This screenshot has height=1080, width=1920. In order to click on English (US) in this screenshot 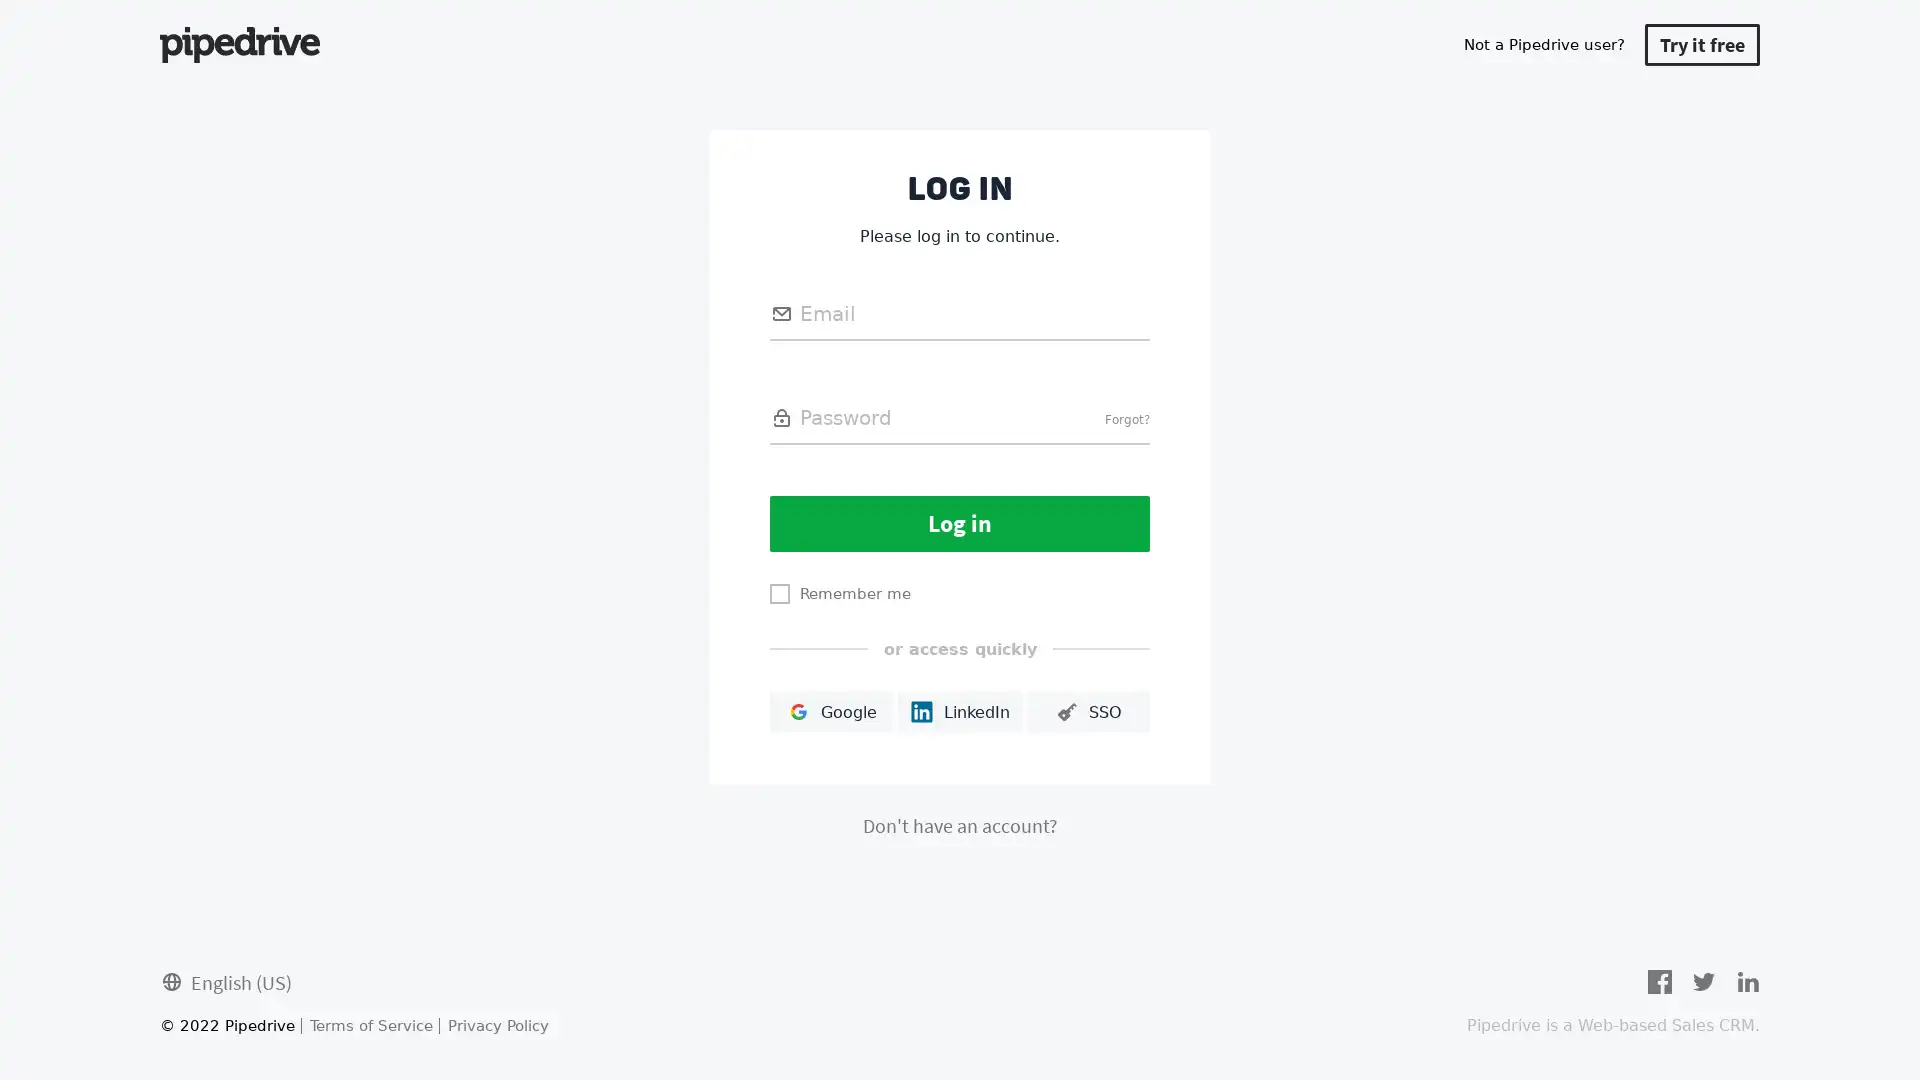, I will do `click(225, 981)`.